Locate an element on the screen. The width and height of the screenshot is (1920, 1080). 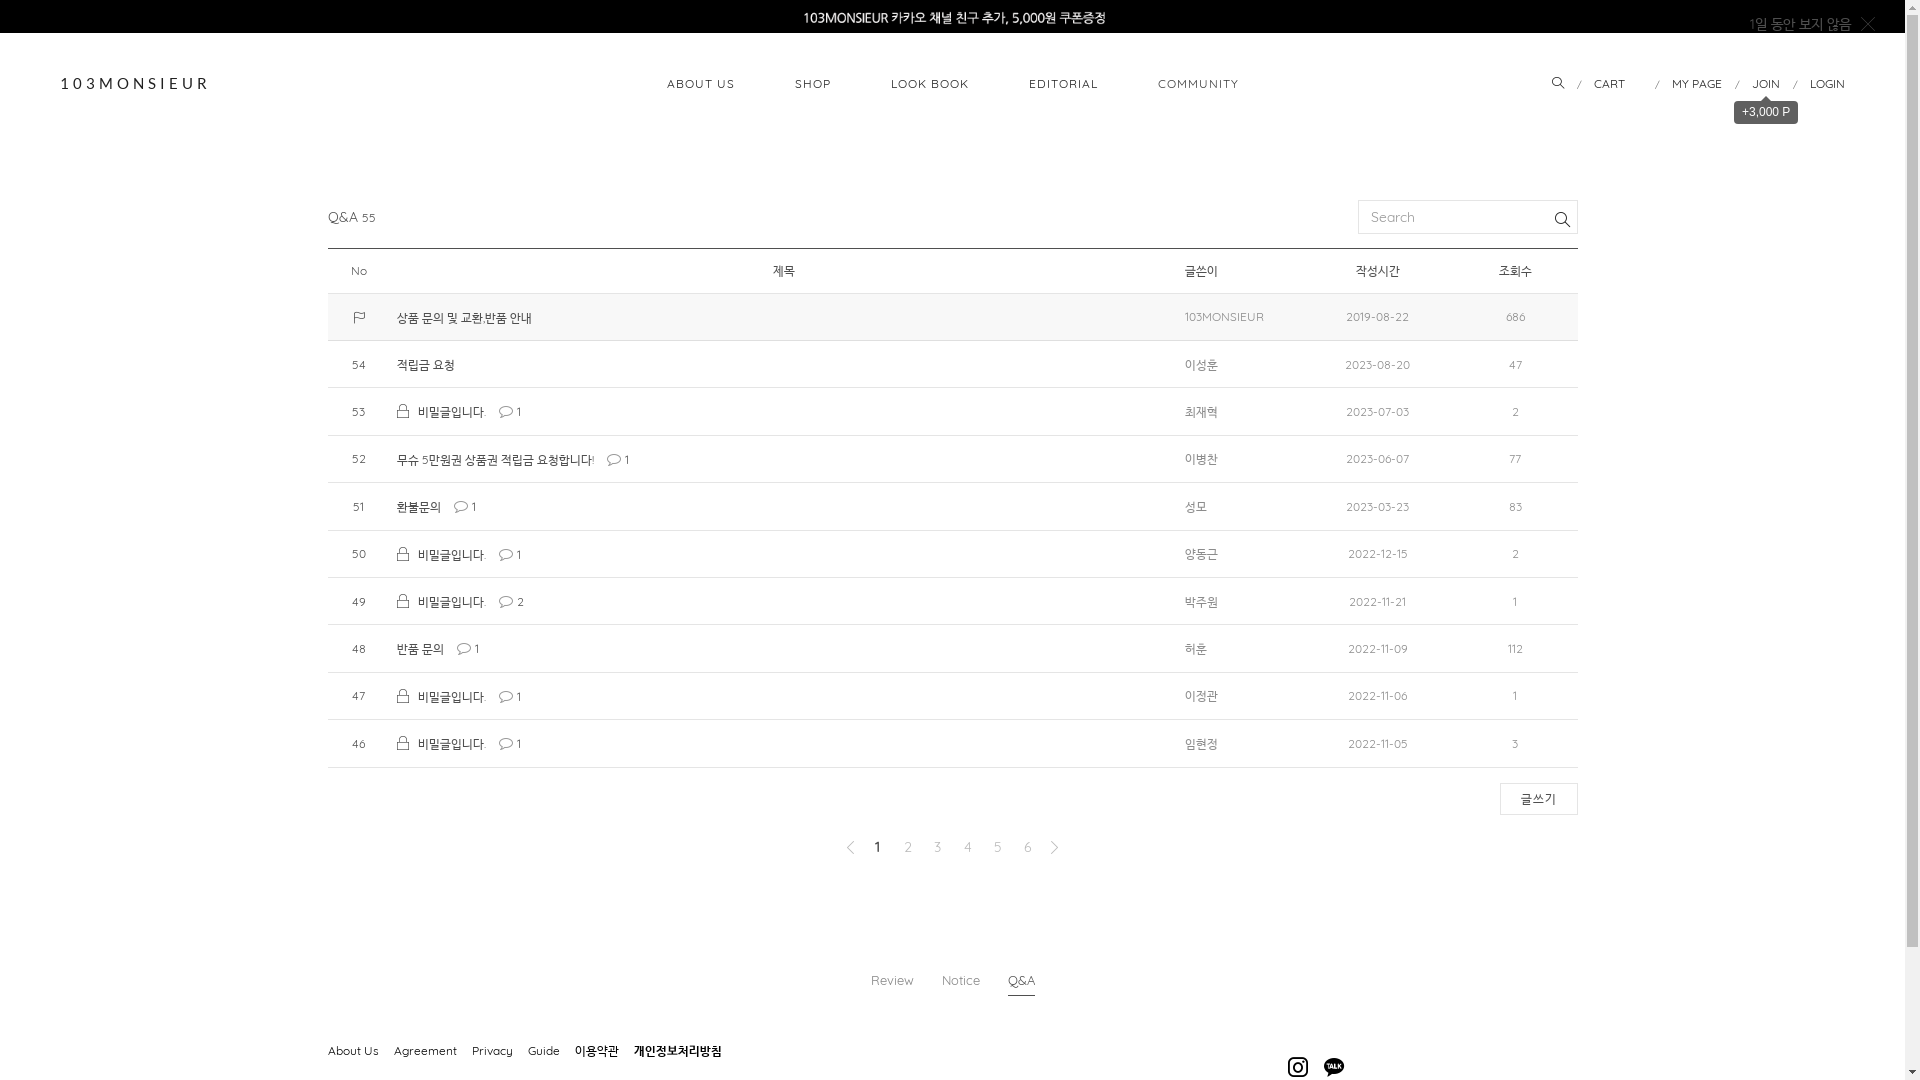
'EDITORIAL' is located at coordinates (1061, 82).